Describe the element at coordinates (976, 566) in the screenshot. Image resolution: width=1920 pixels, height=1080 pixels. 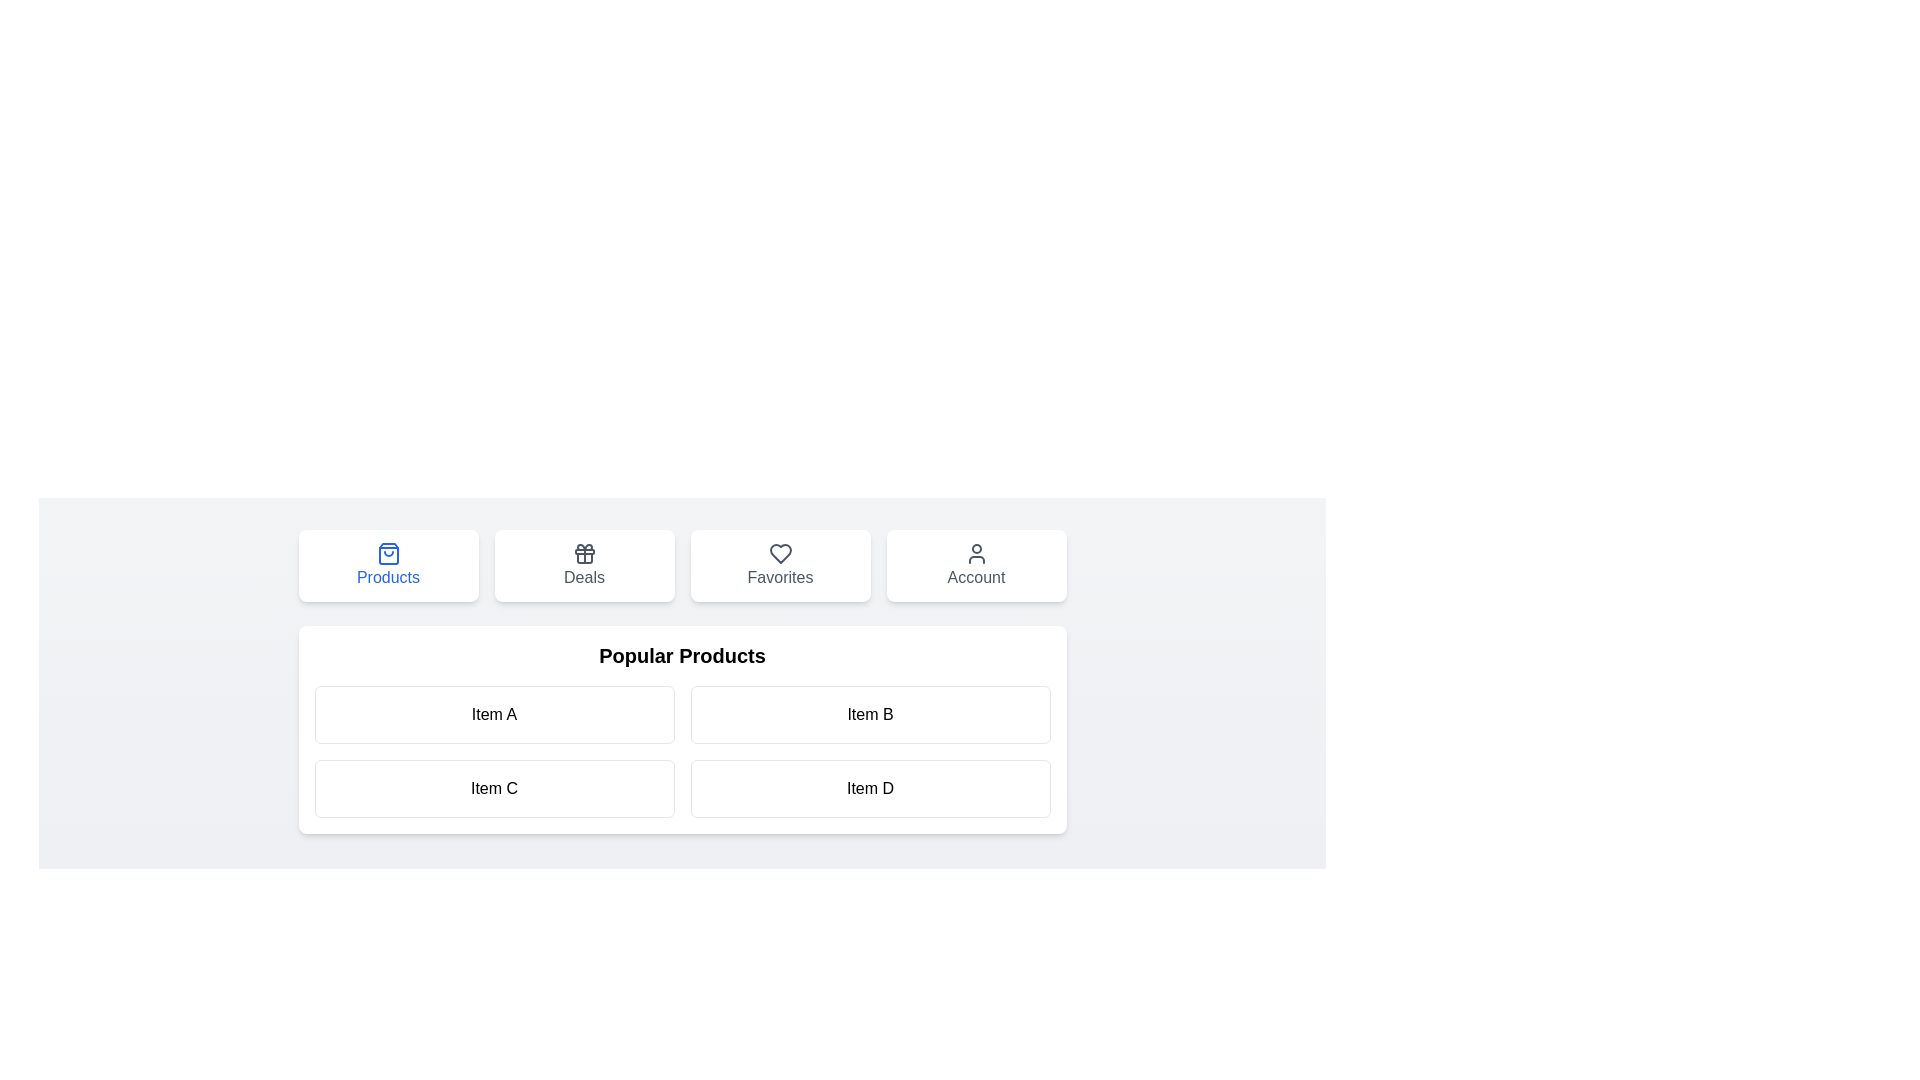
I see `the tab labeled Account` at that location.